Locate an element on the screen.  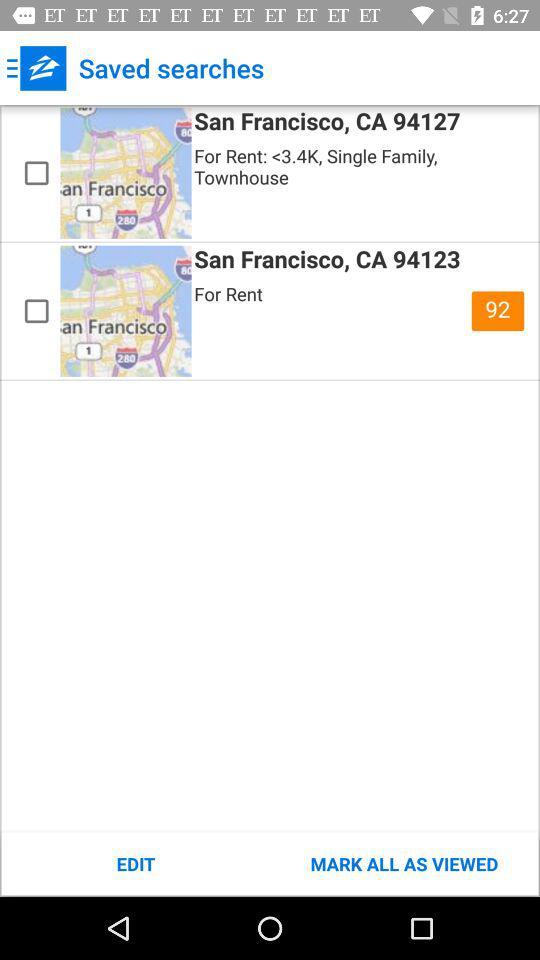
the result of searching is located at coordinates (36, 311).